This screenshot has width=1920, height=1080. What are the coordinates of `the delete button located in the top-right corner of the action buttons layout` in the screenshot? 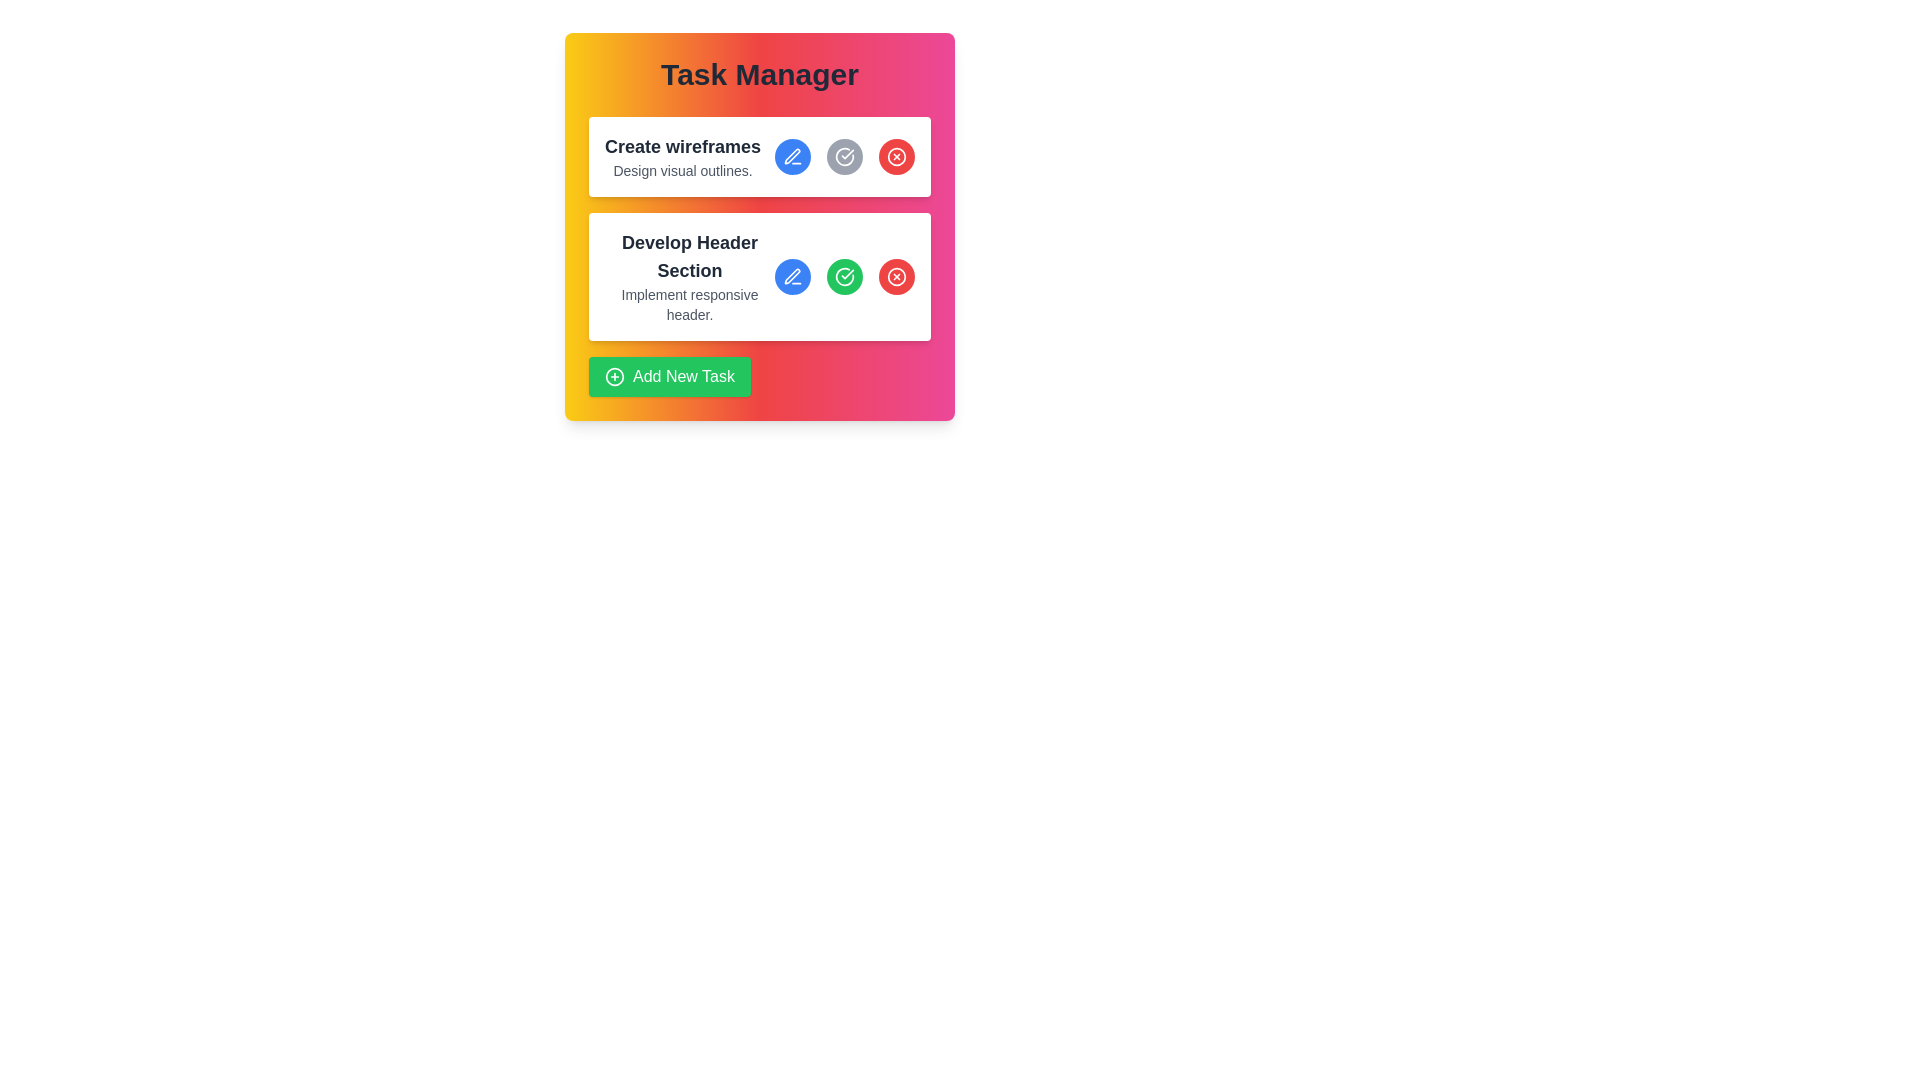 It's located at (896, 156).